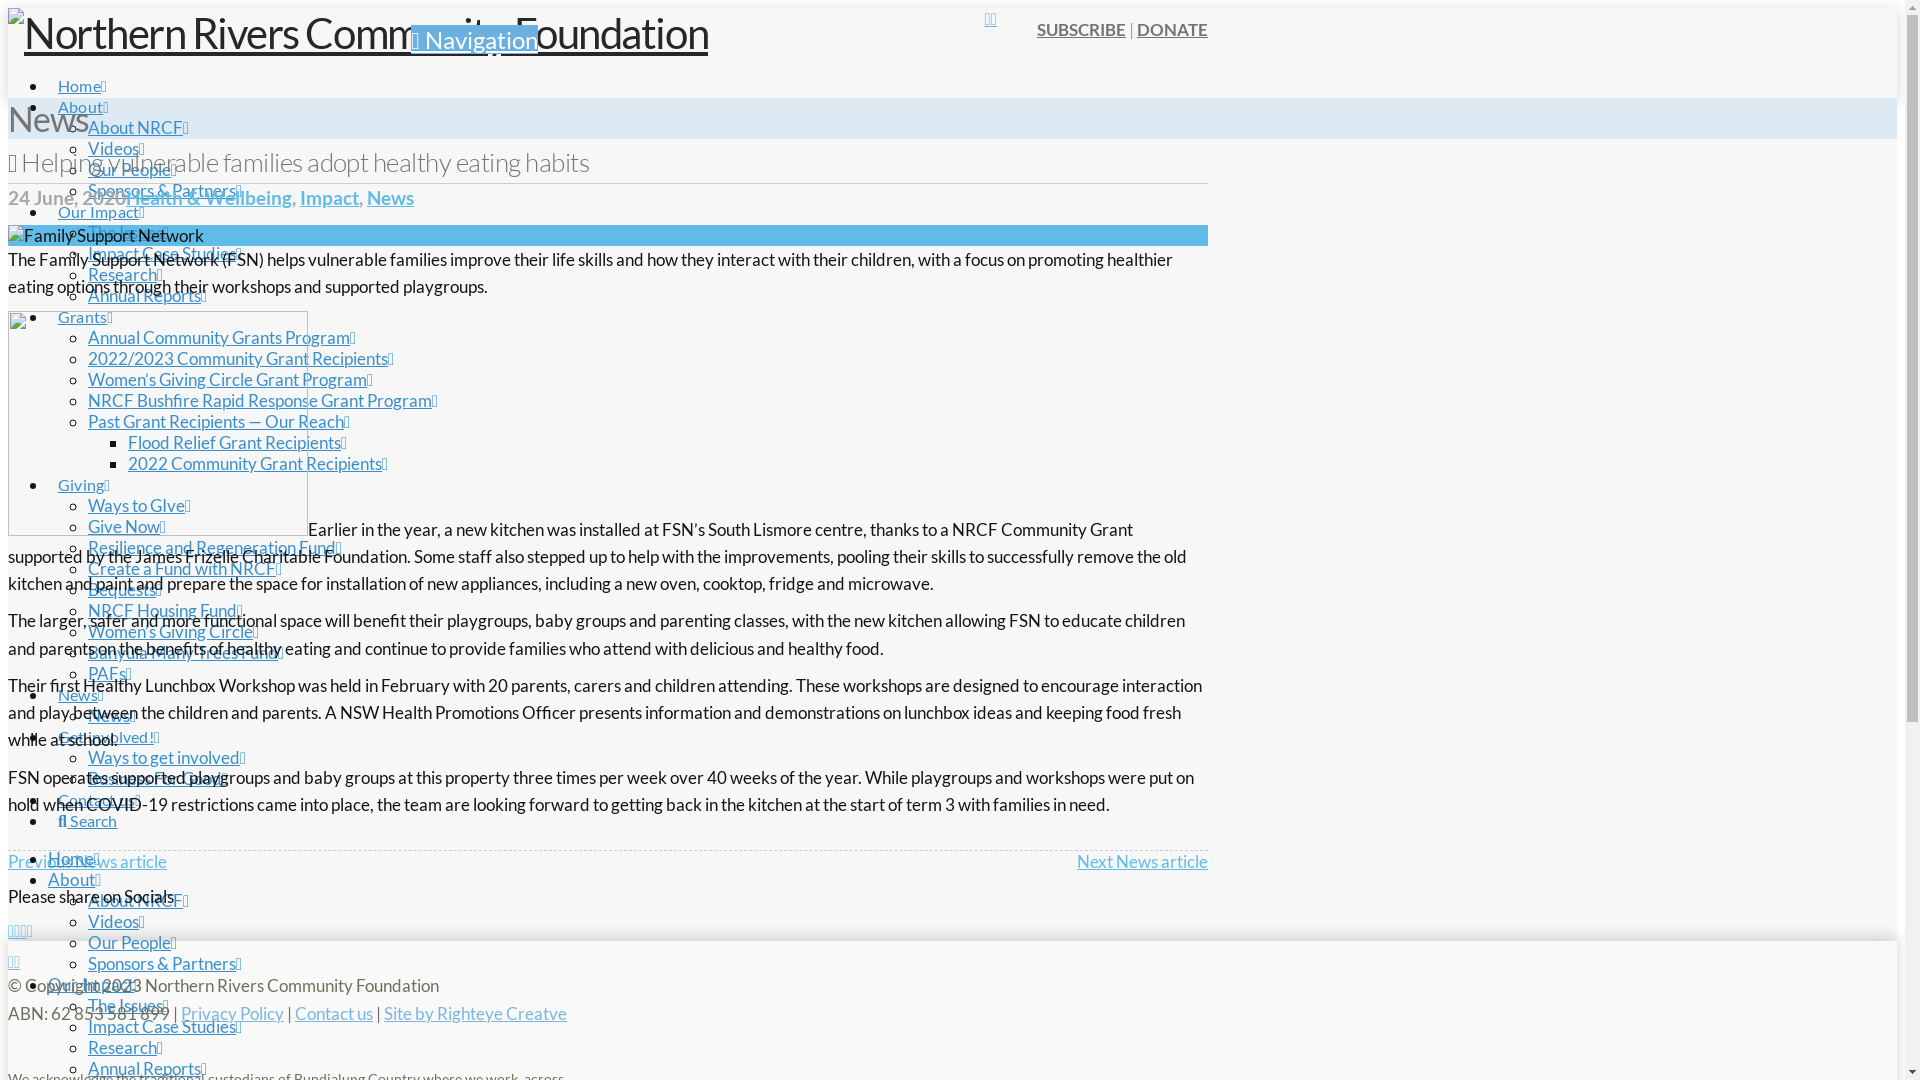 This screenshot has height=1080, width=1920. What do you see at coordinates (29, 930) in the screenshot?
I see `'Share via Email'` at bounding box center [29, 930].